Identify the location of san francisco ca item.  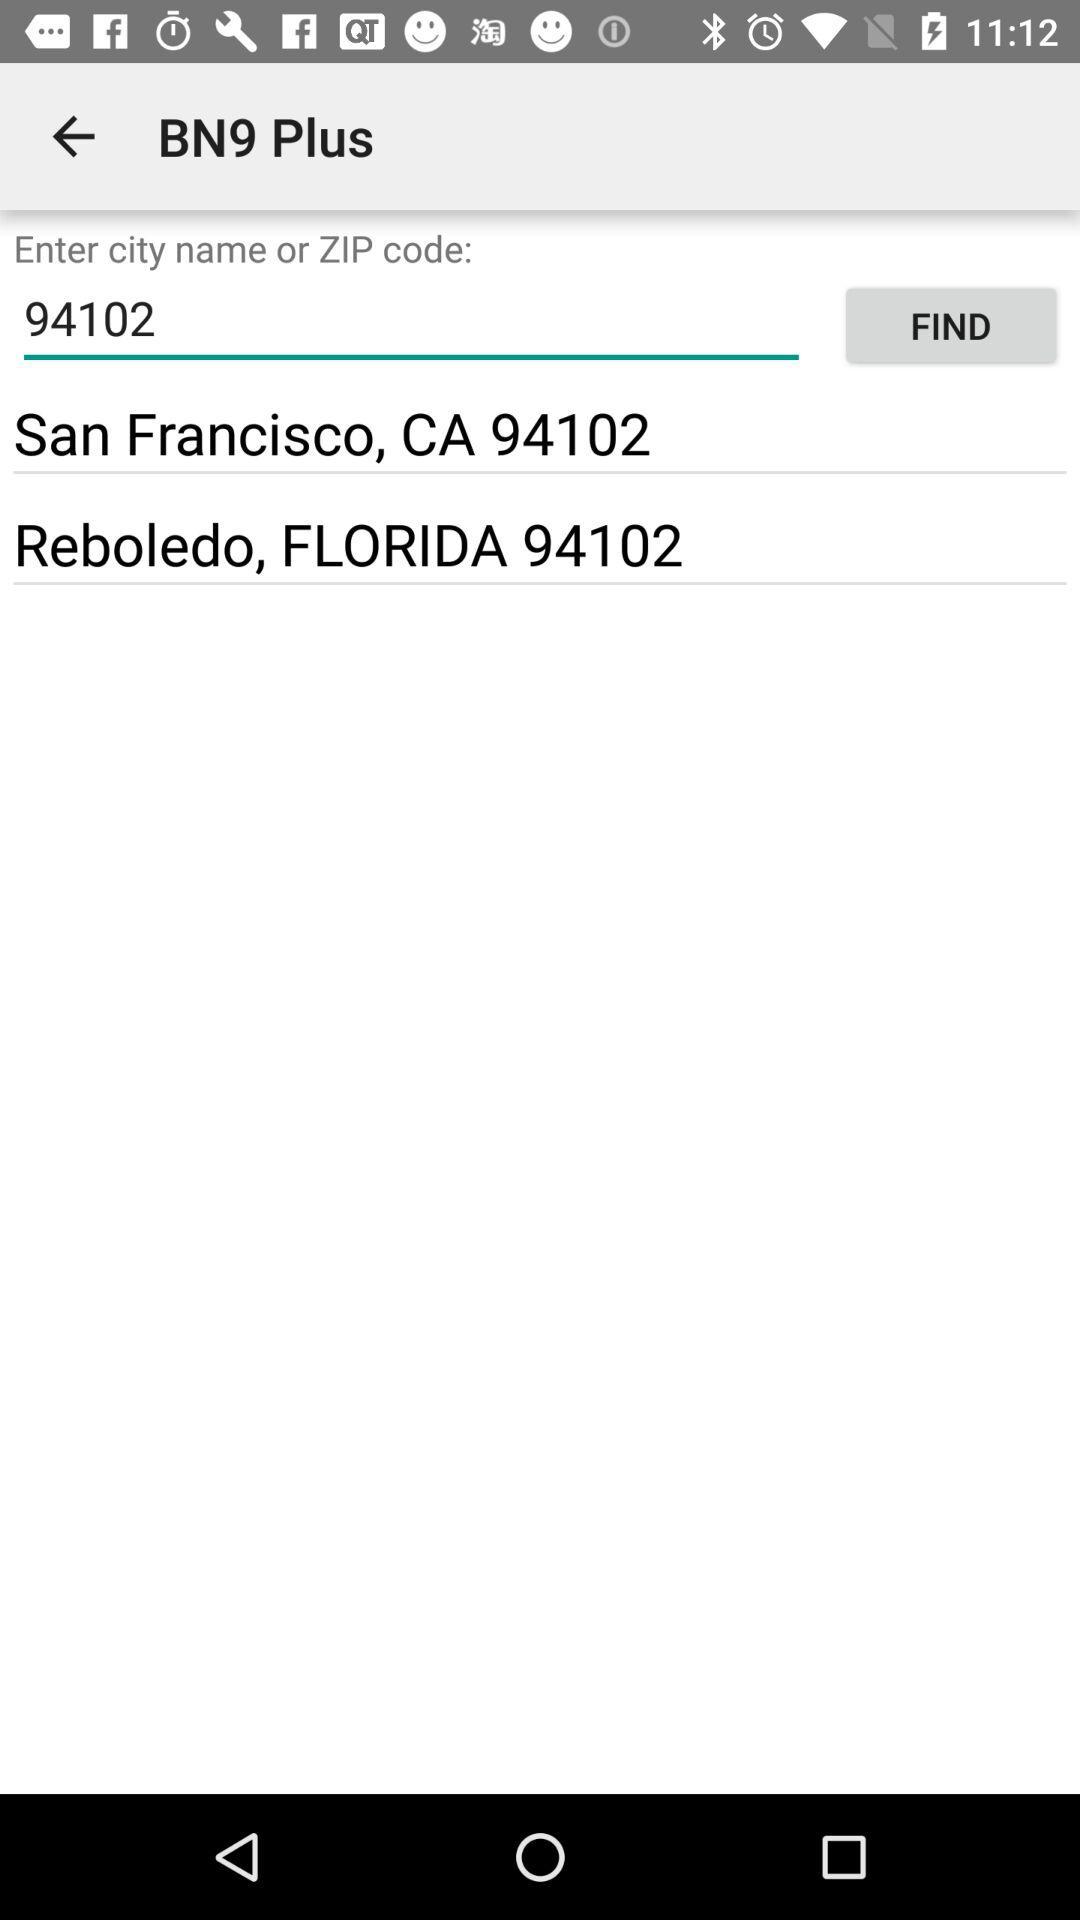
(331, 431).